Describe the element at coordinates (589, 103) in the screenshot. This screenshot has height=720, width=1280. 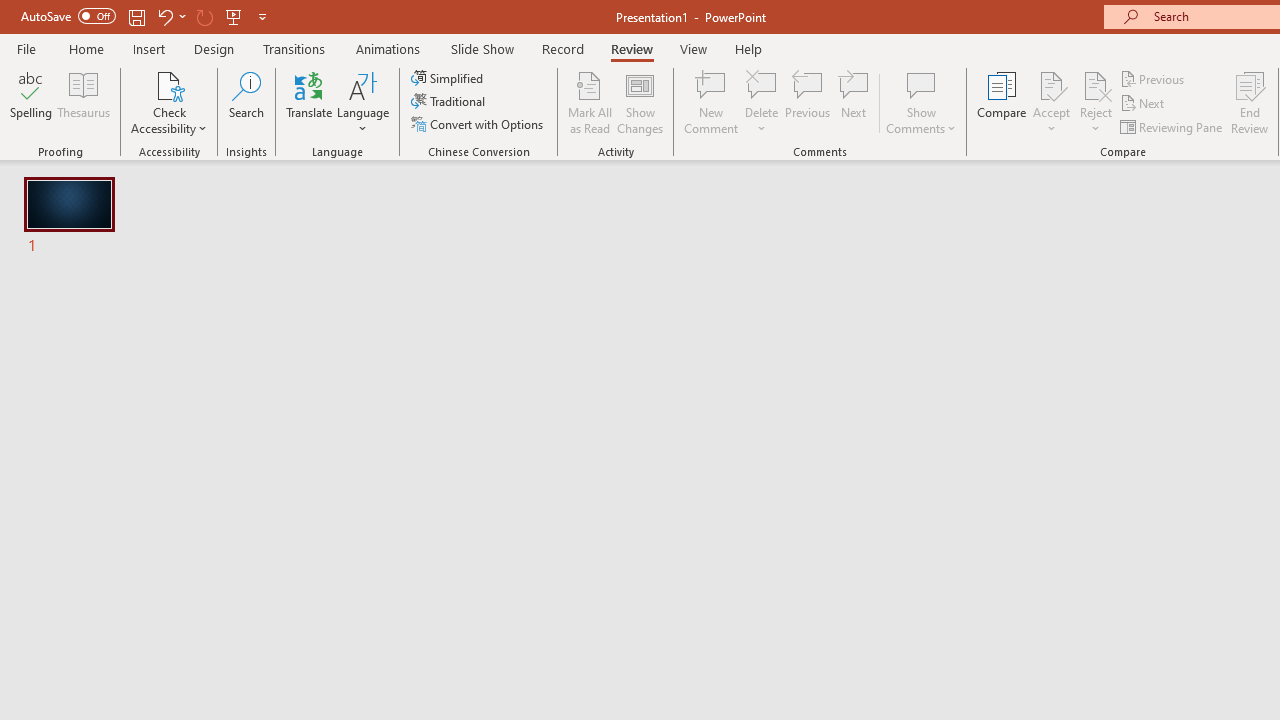
I see `'Mark All as Read'` at that location.